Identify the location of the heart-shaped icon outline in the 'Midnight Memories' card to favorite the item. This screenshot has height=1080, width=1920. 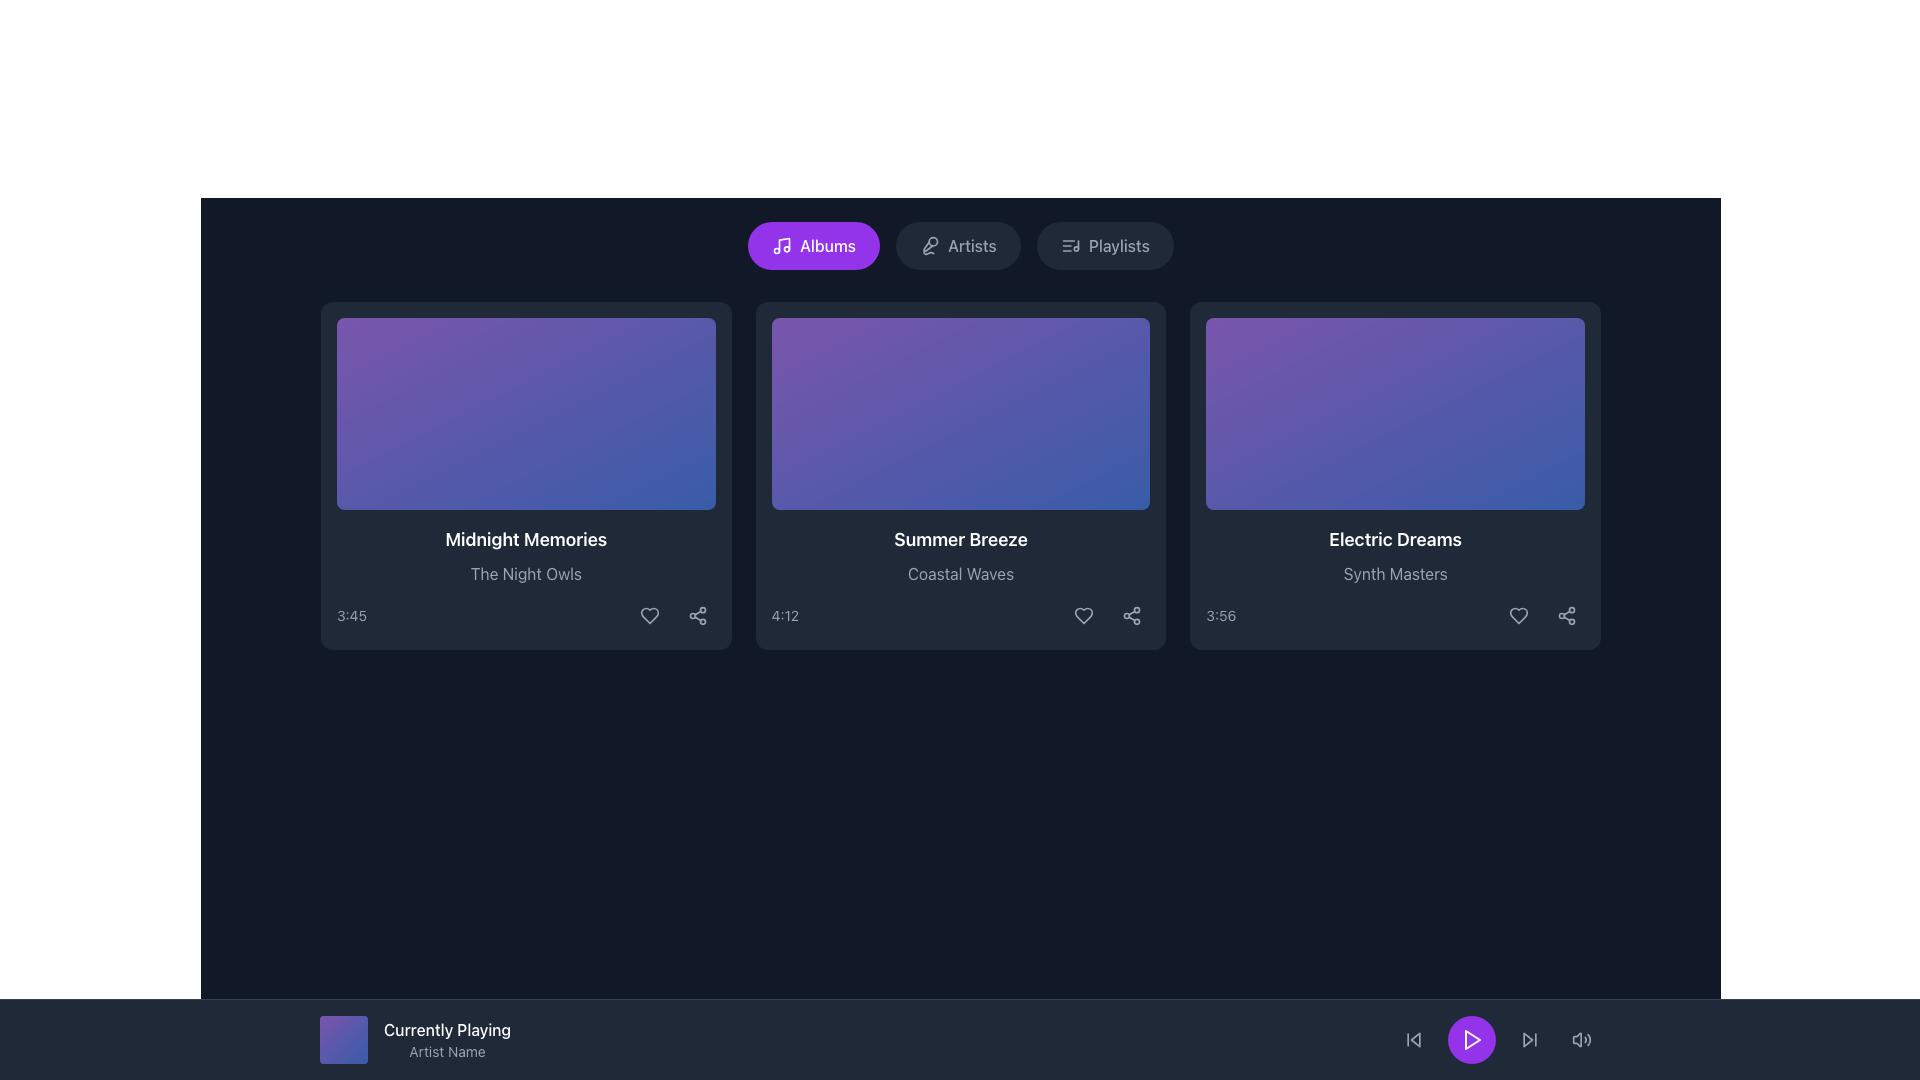
(649, 615).